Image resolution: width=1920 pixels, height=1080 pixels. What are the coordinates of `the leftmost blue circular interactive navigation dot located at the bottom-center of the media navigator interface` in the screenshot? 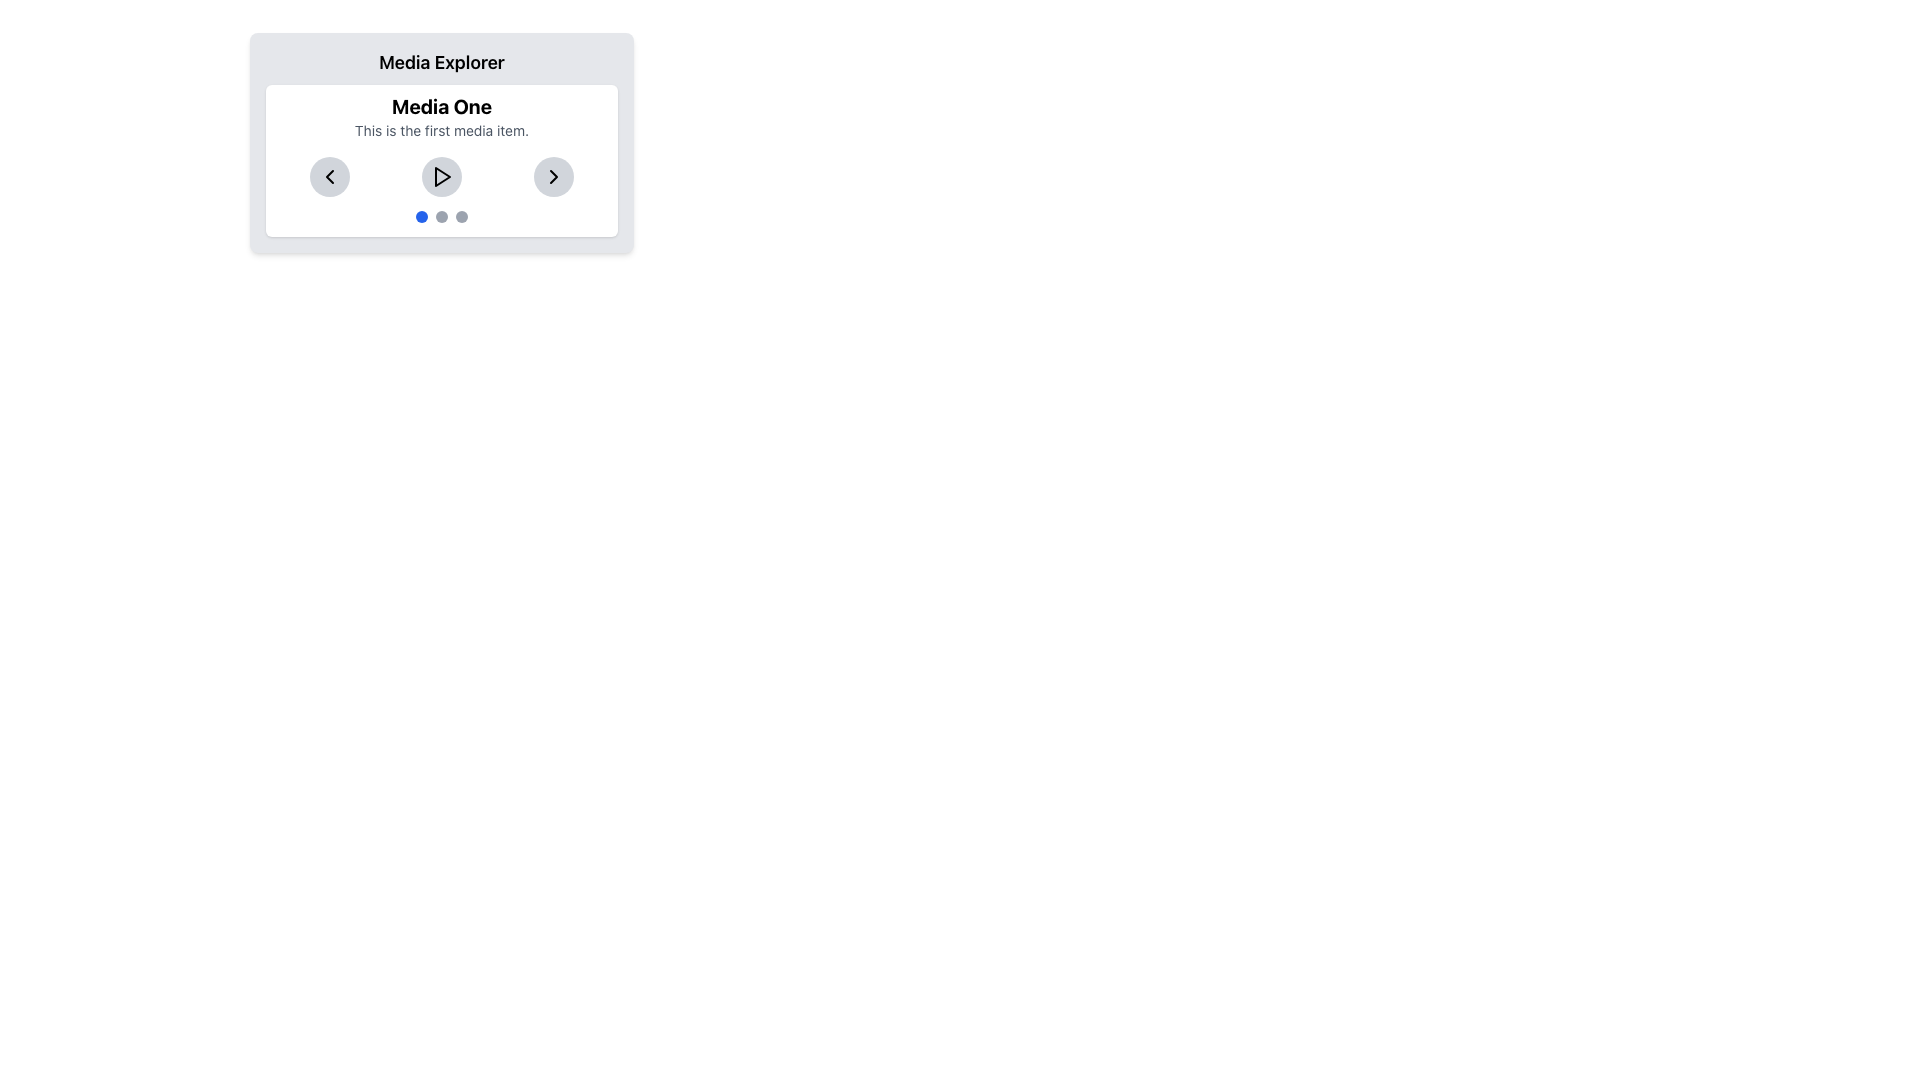 It's located at (421, 216).